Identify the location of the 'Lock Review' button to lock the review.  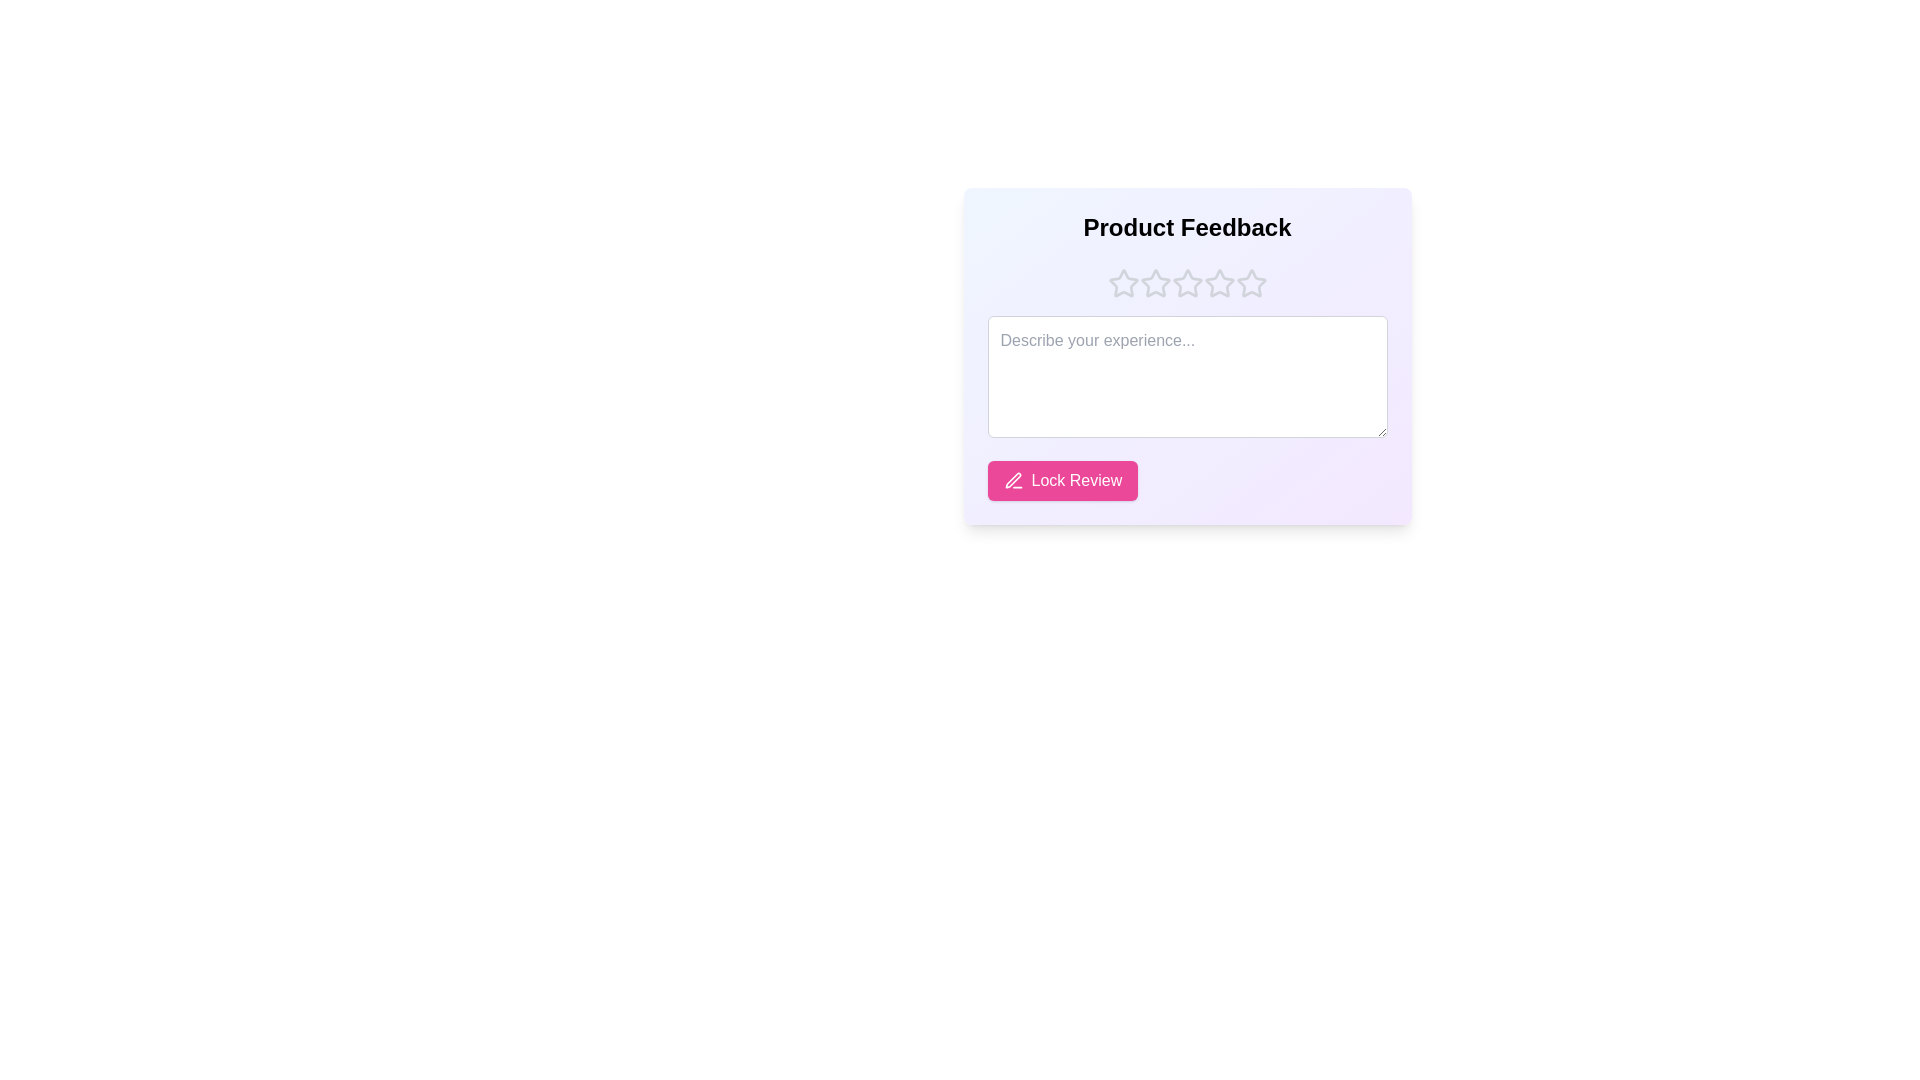
(1061, 481).